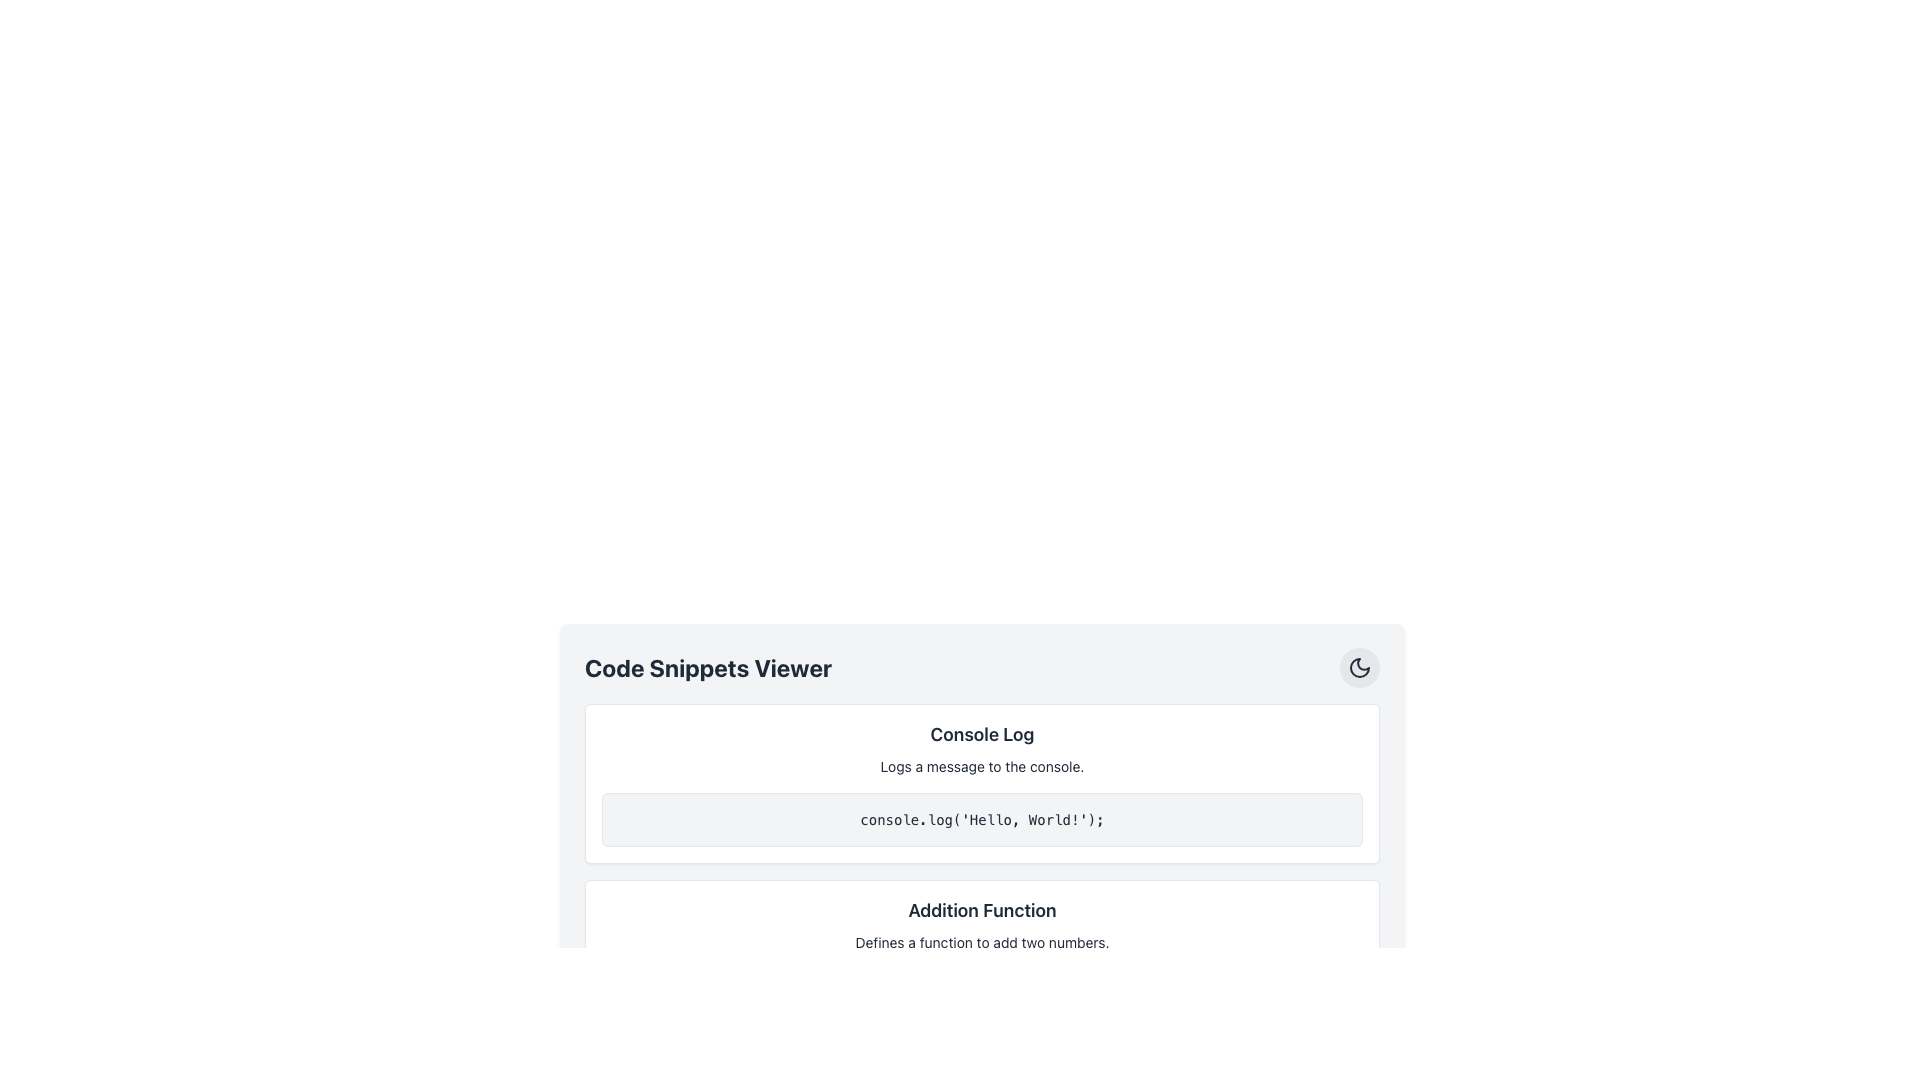 The width and height of the screenshot is (1920, 1080). I want to click on the toggle button for light or dark mode located on the far right side of the header area, adjacent to the title 'Code Snippets Viewer', so click(1359, 667).